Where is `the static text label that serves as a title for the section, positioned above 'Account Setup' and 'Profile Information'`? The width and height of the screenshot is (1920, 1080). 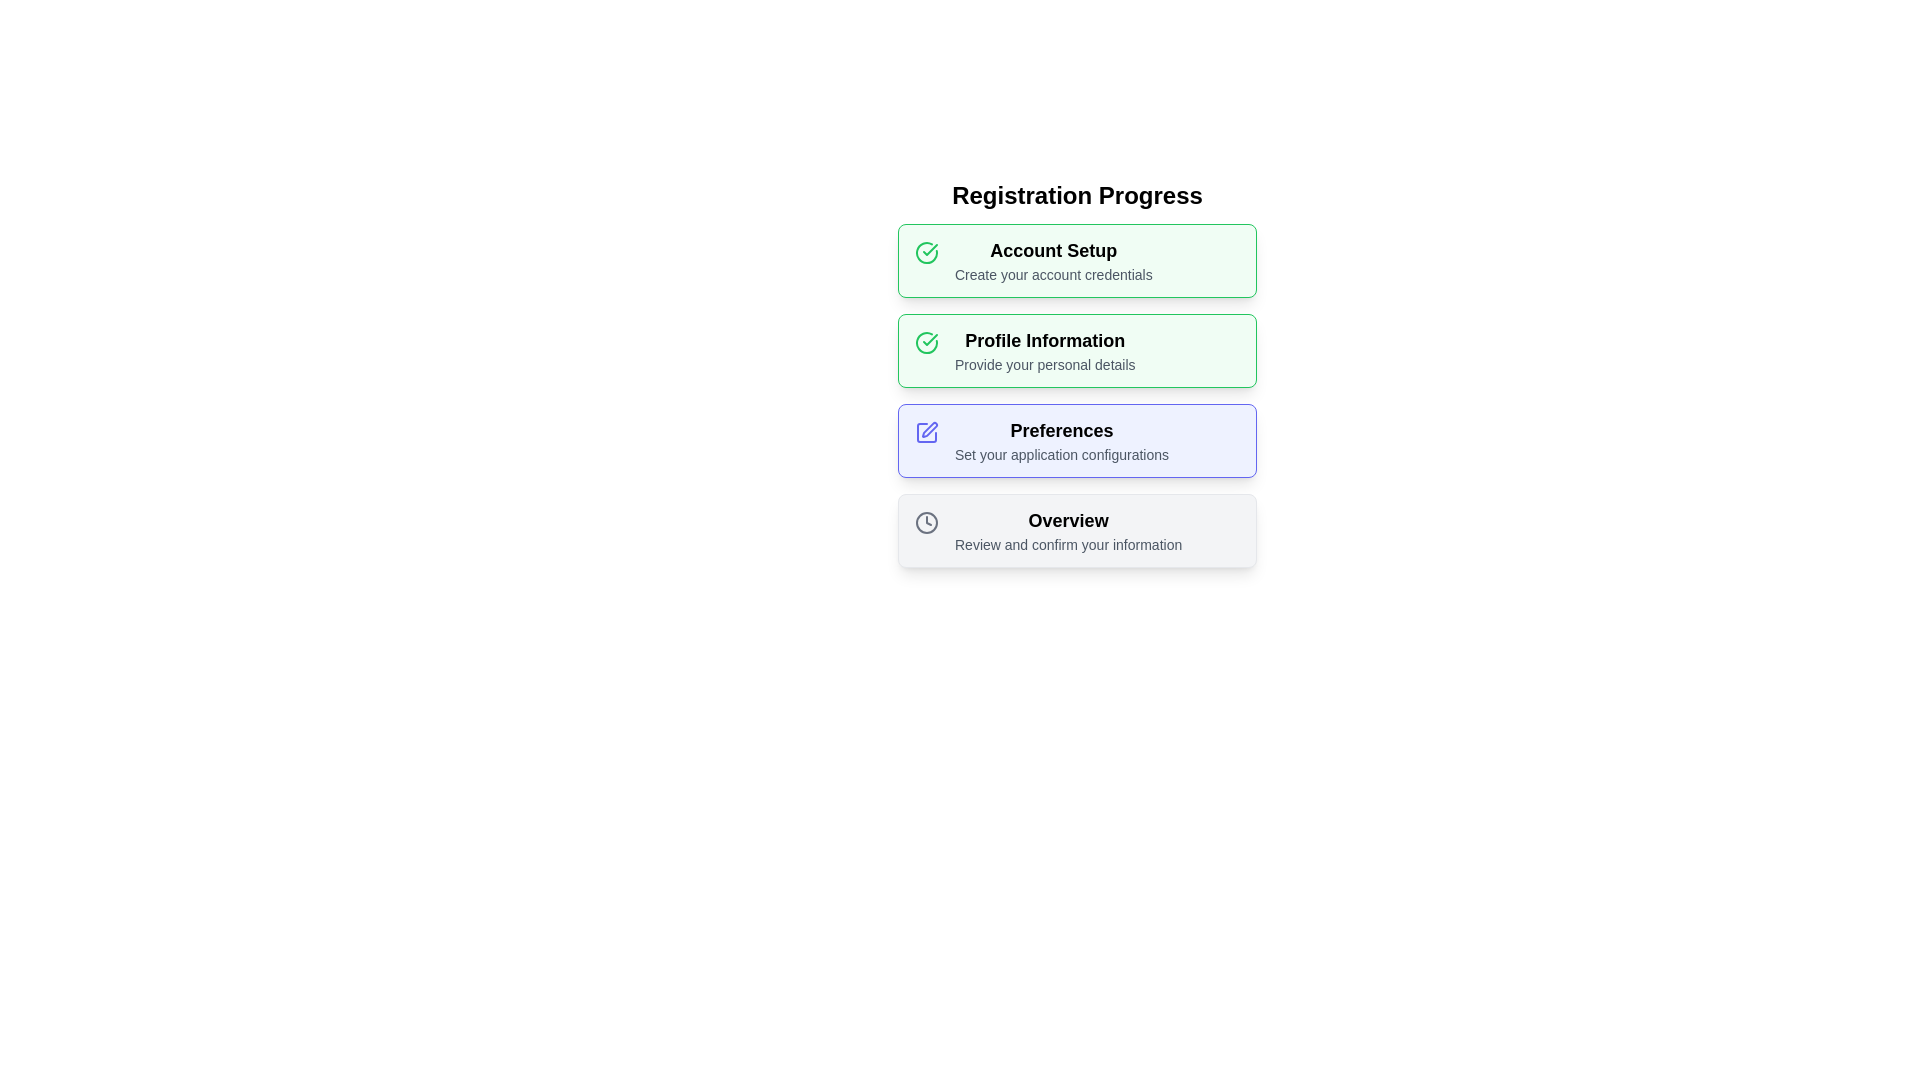 the static text label that serves as a title for the section, positioned above 'Account Setup' and 'Profile Information' is located at coordinates (1076, 196).